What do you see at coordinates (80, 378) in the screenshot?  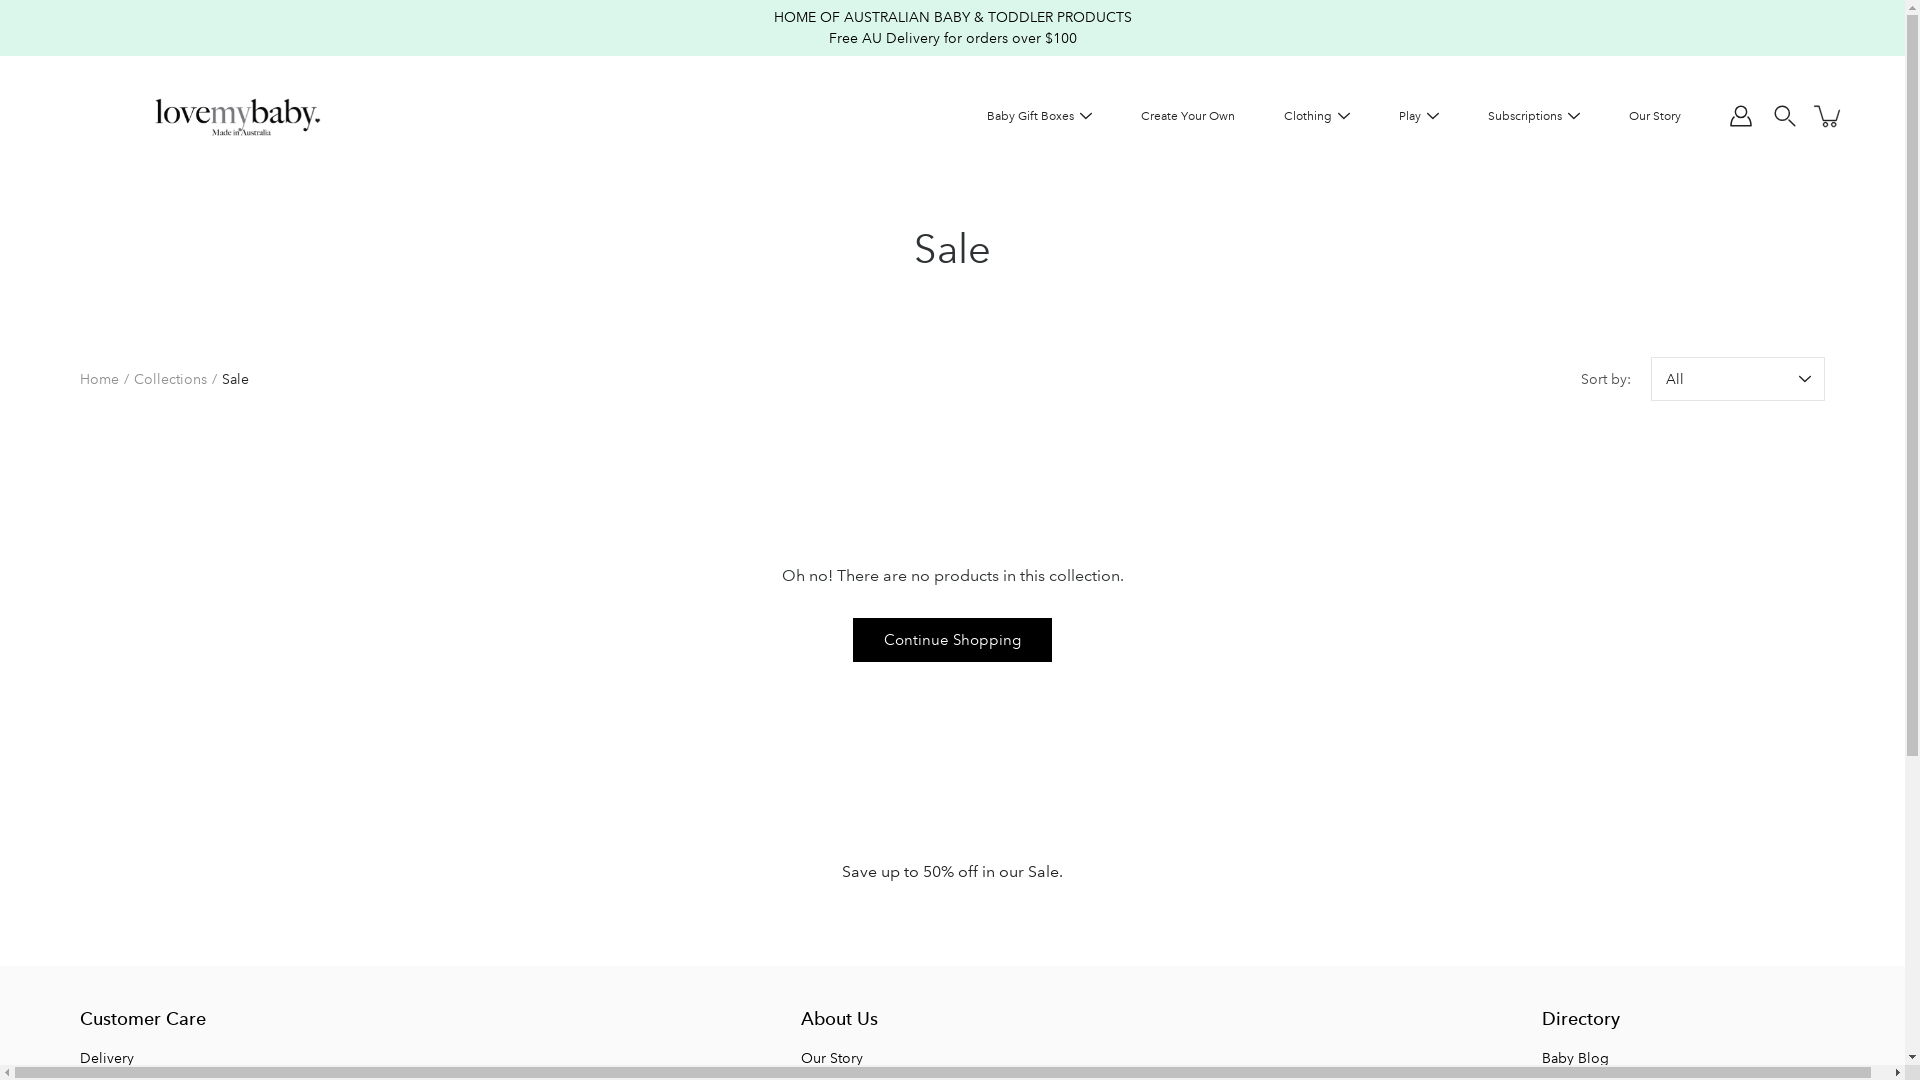 I see `'Home'` at bounding box center [80, 378].